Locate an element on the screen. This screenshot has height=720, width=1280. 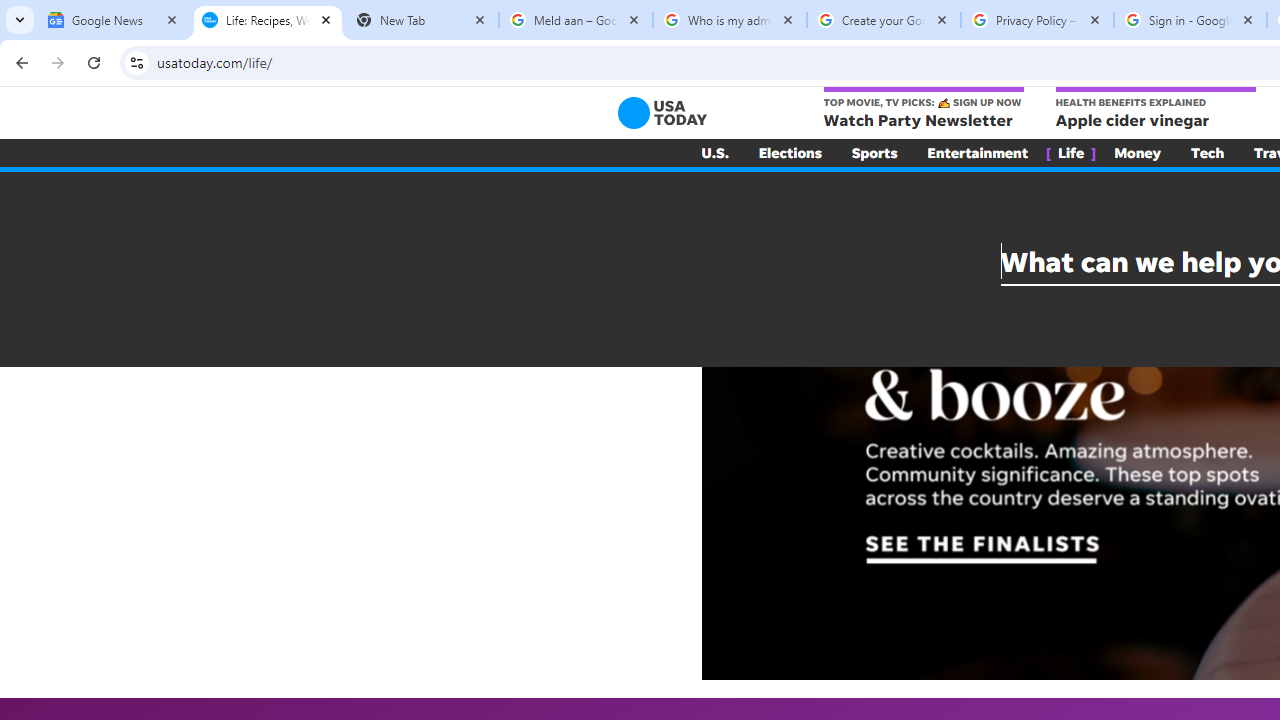
'Entertainment' is located at coordinates (977, 152).